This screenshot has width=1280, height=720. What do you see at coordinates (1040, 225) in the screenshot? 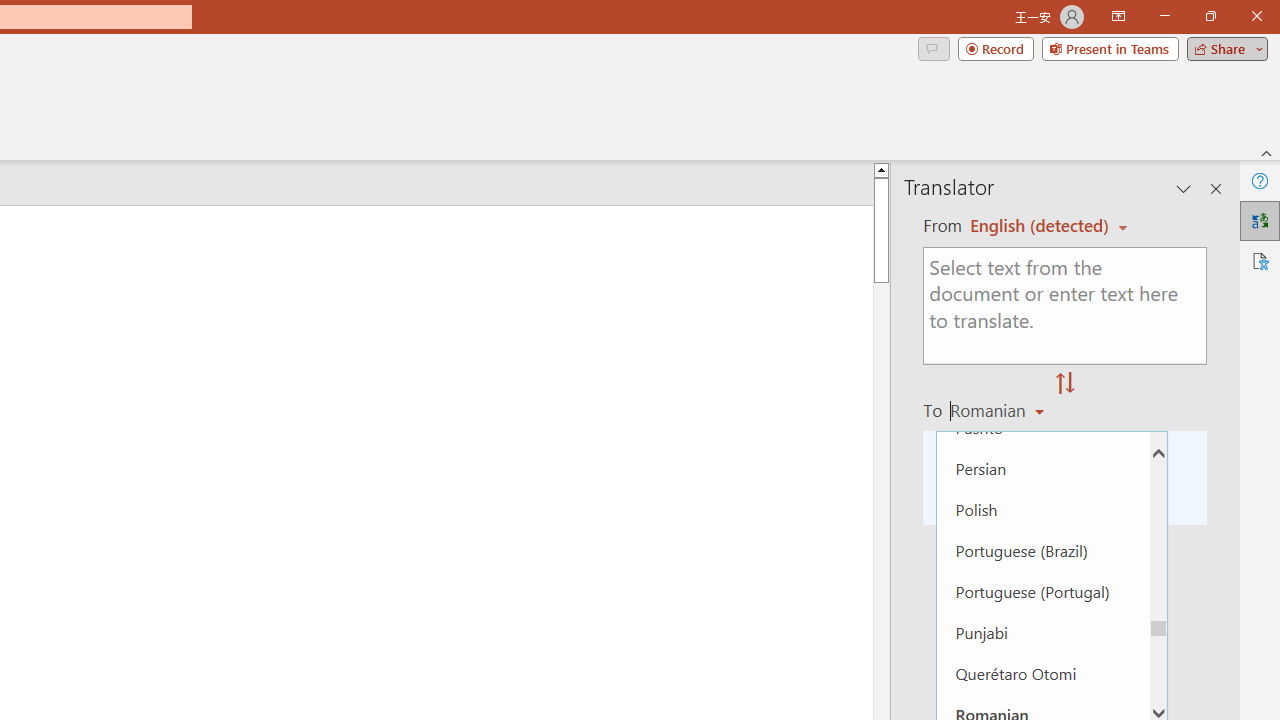
I see `'Czech (detected)'` at bounding box center [1040, 225].